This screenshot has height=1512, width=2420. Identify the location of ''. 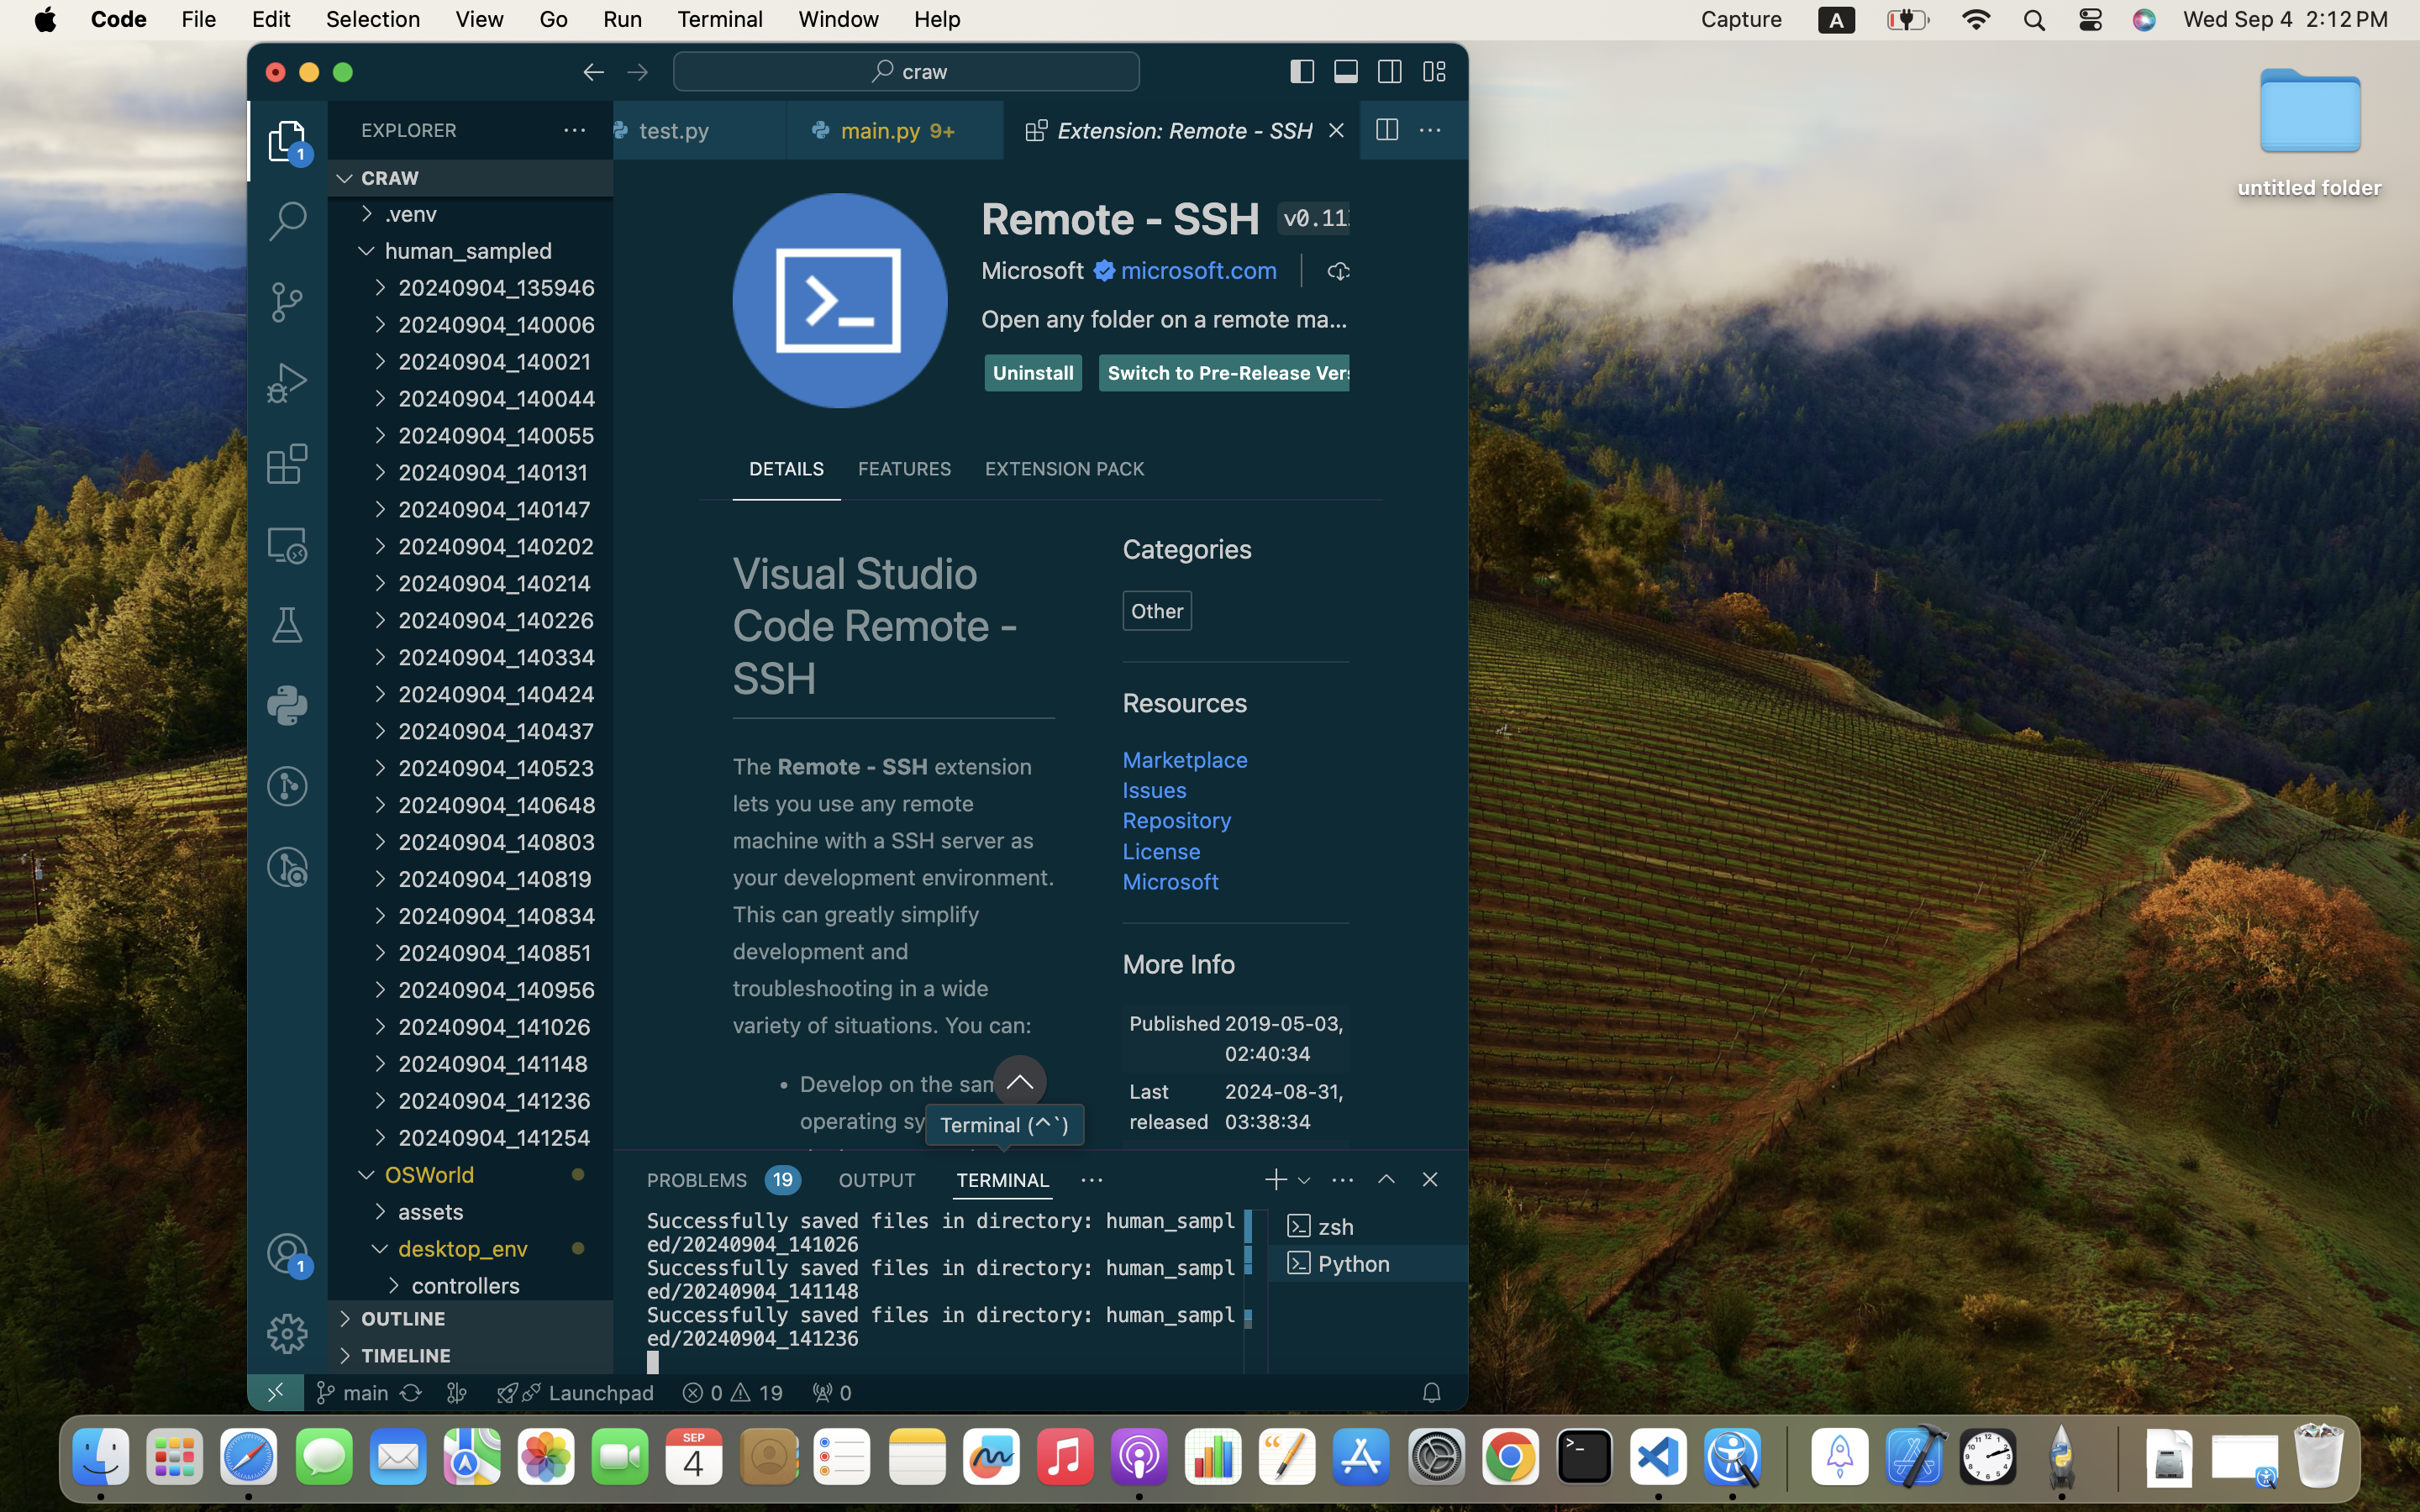
(1302, 71).